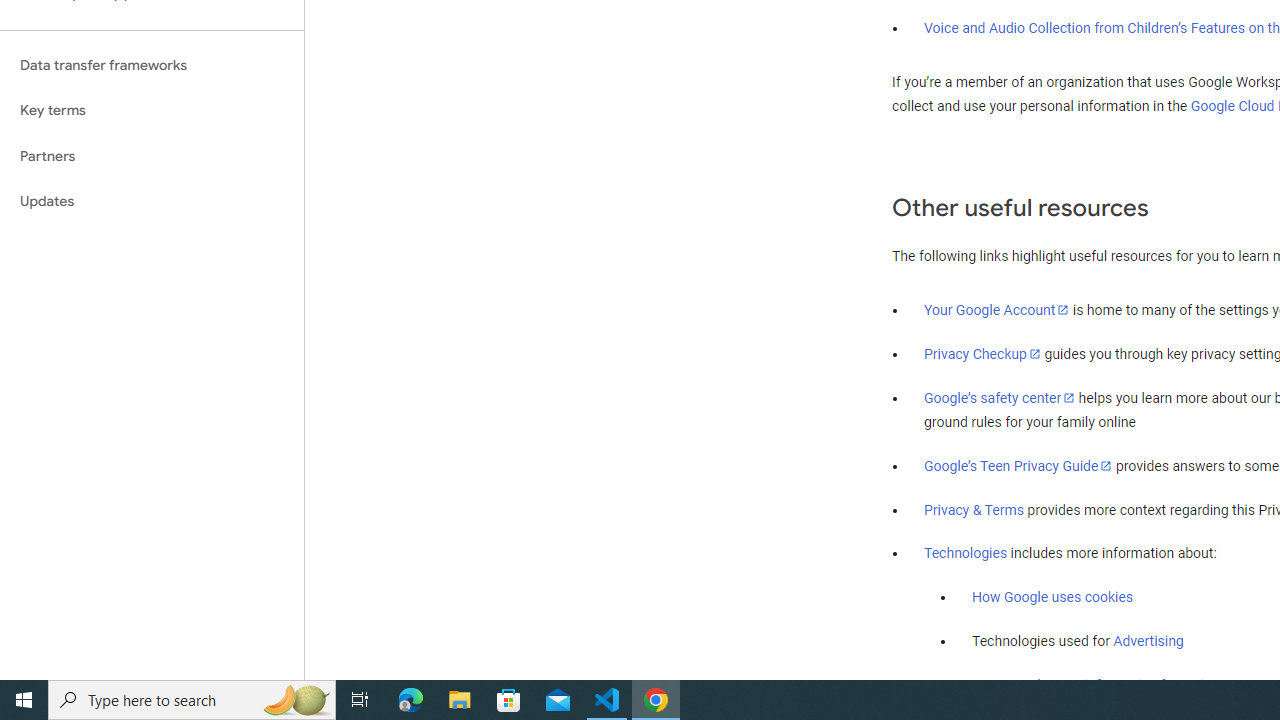 Image resolution: width=1280 pixels, height=720 pixels. What do you see at coordinates (151, 64) in the screenshot?
I see `'Data transfer frameworks'` at bounding box center [151, 64].